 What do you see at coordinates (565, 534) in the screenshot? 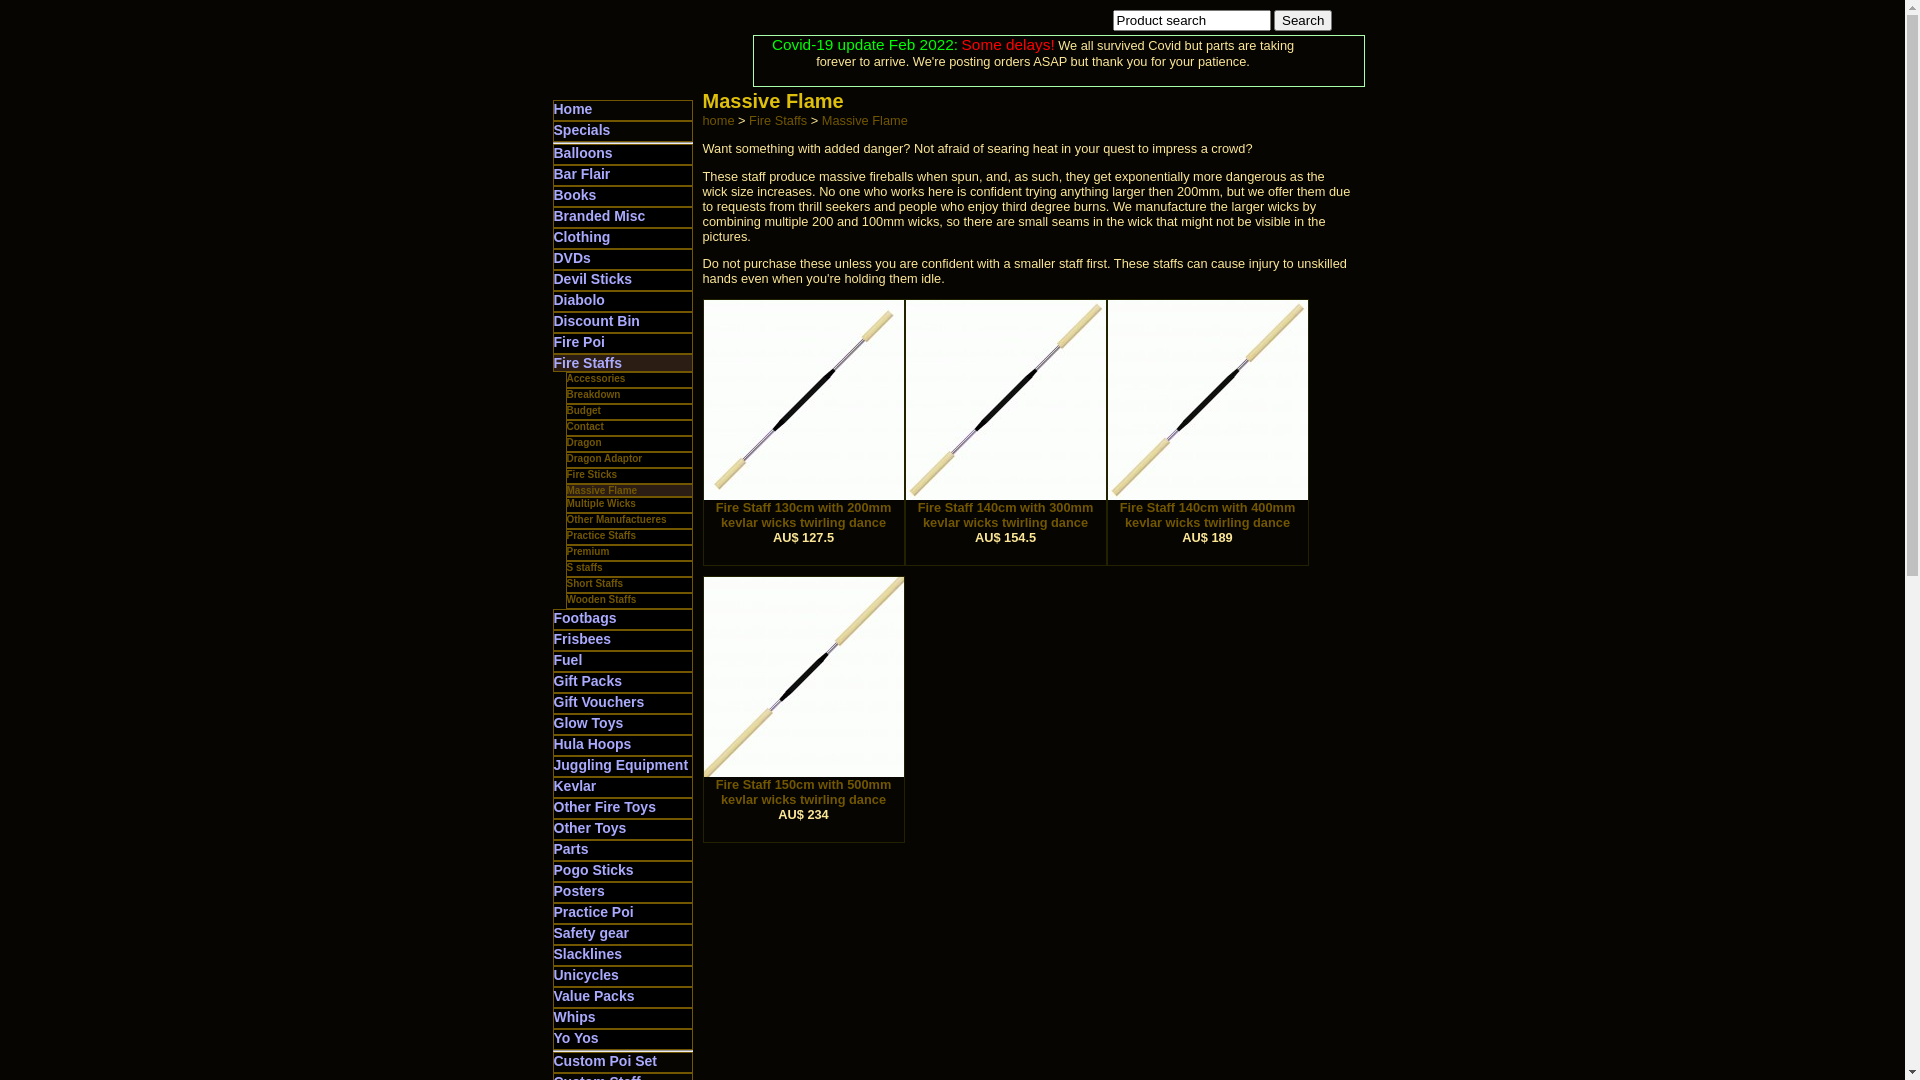
I see `'Practice Staffs'` at bounding box center [565, 534].